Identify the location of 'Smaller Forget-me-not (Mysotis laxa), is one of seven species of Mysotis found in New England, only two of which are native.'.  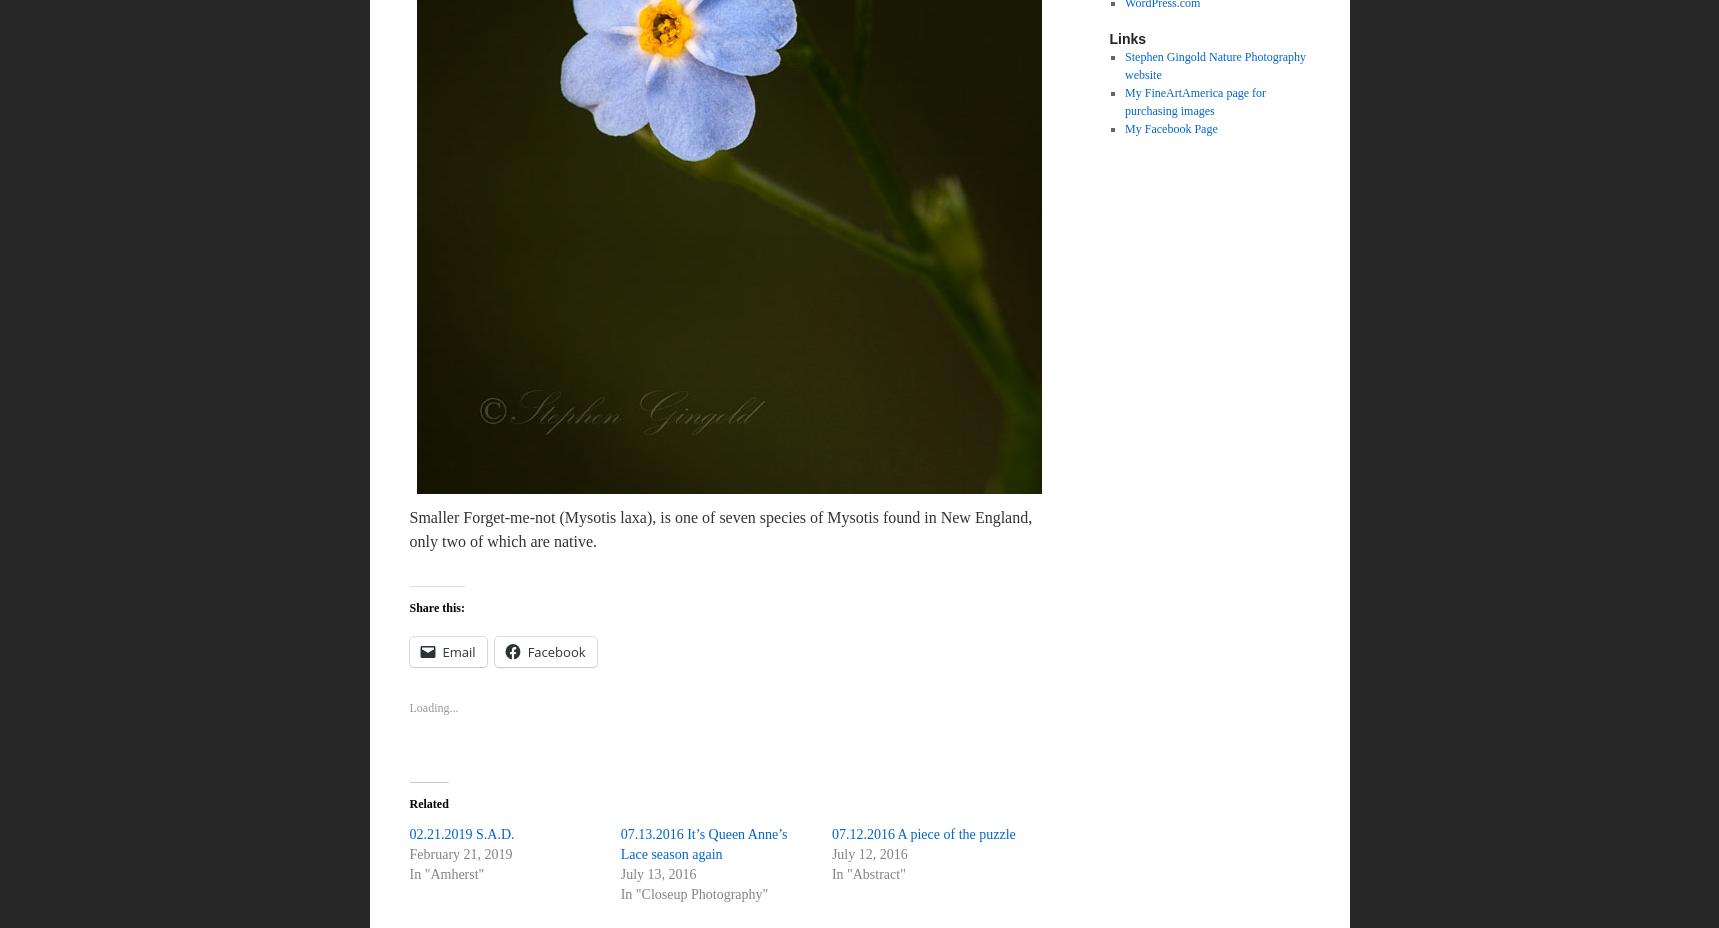
(408, 528).